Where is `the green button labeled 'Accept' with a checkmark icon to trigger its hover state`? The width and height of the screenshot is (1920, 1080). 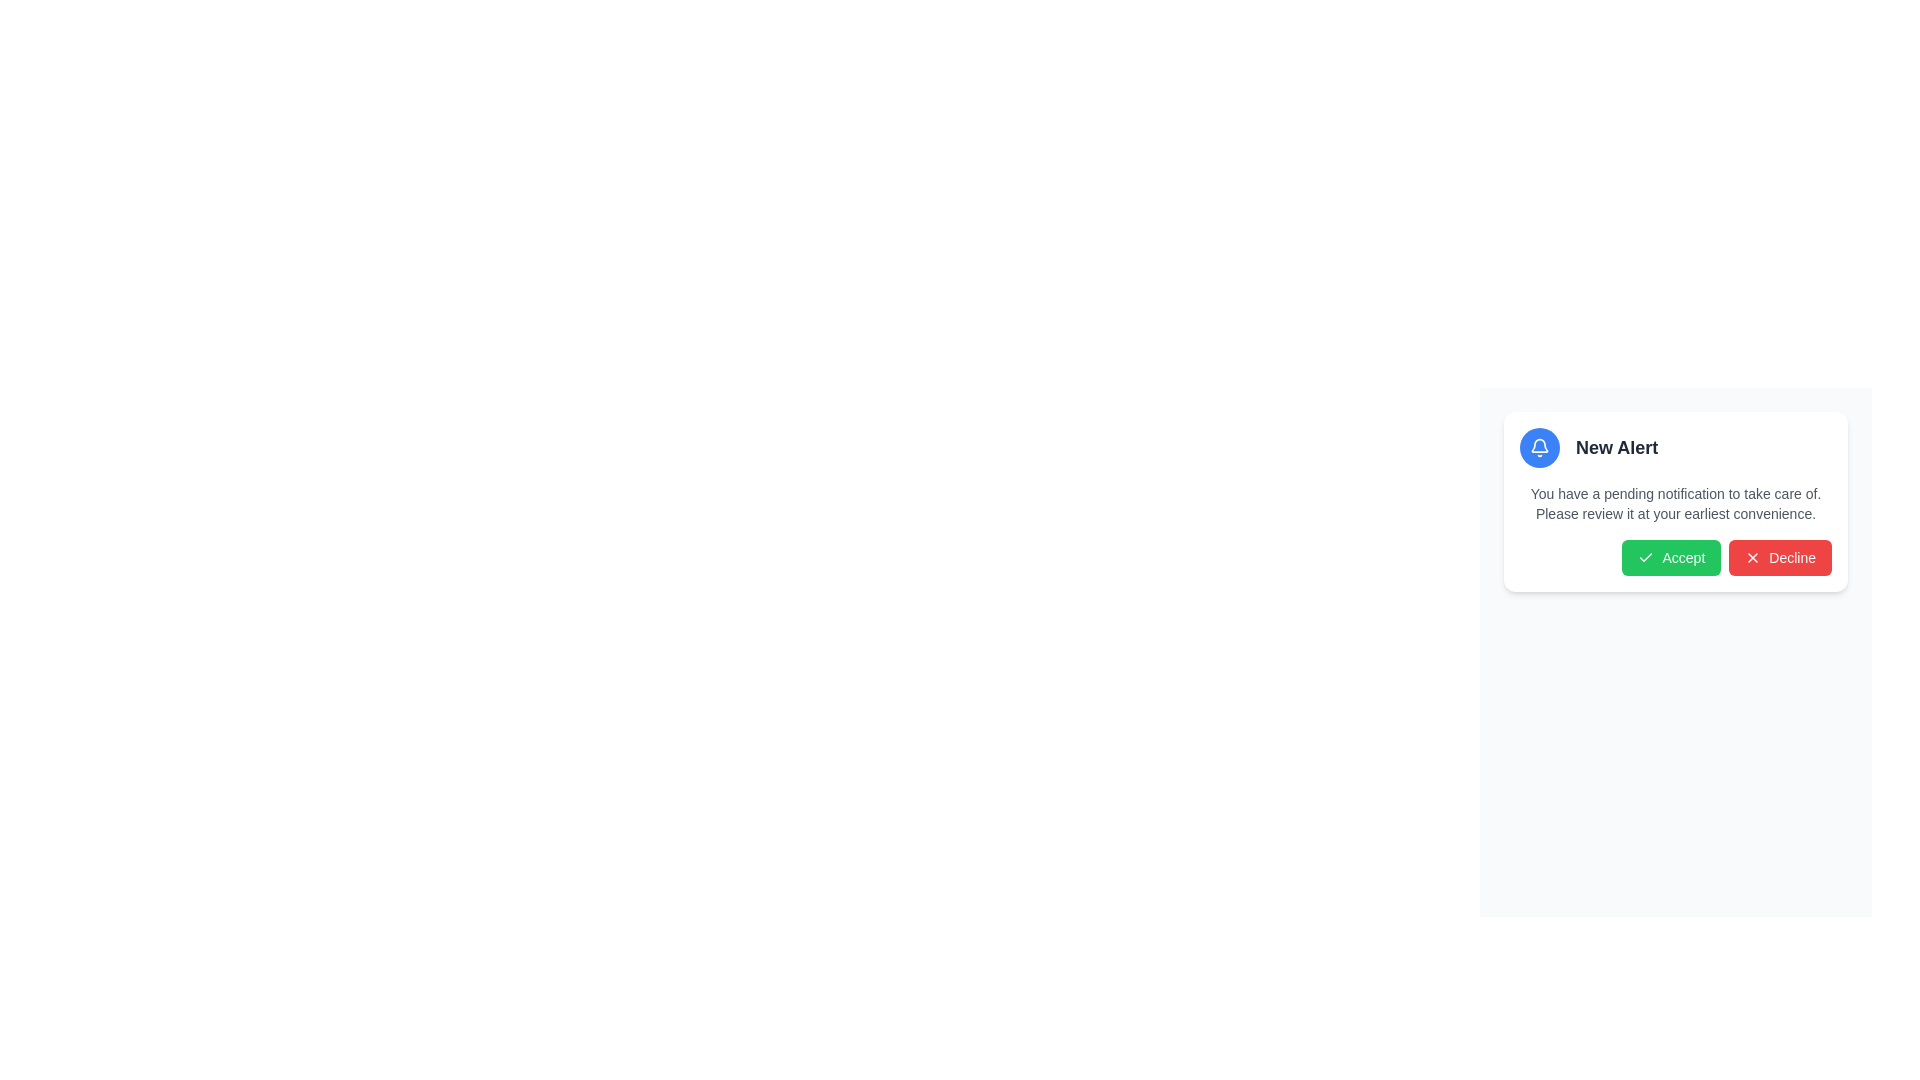
the green button labeled 'Accept' with a checkmark icon to trigger its hover state is located at coordinates (1671, 558).